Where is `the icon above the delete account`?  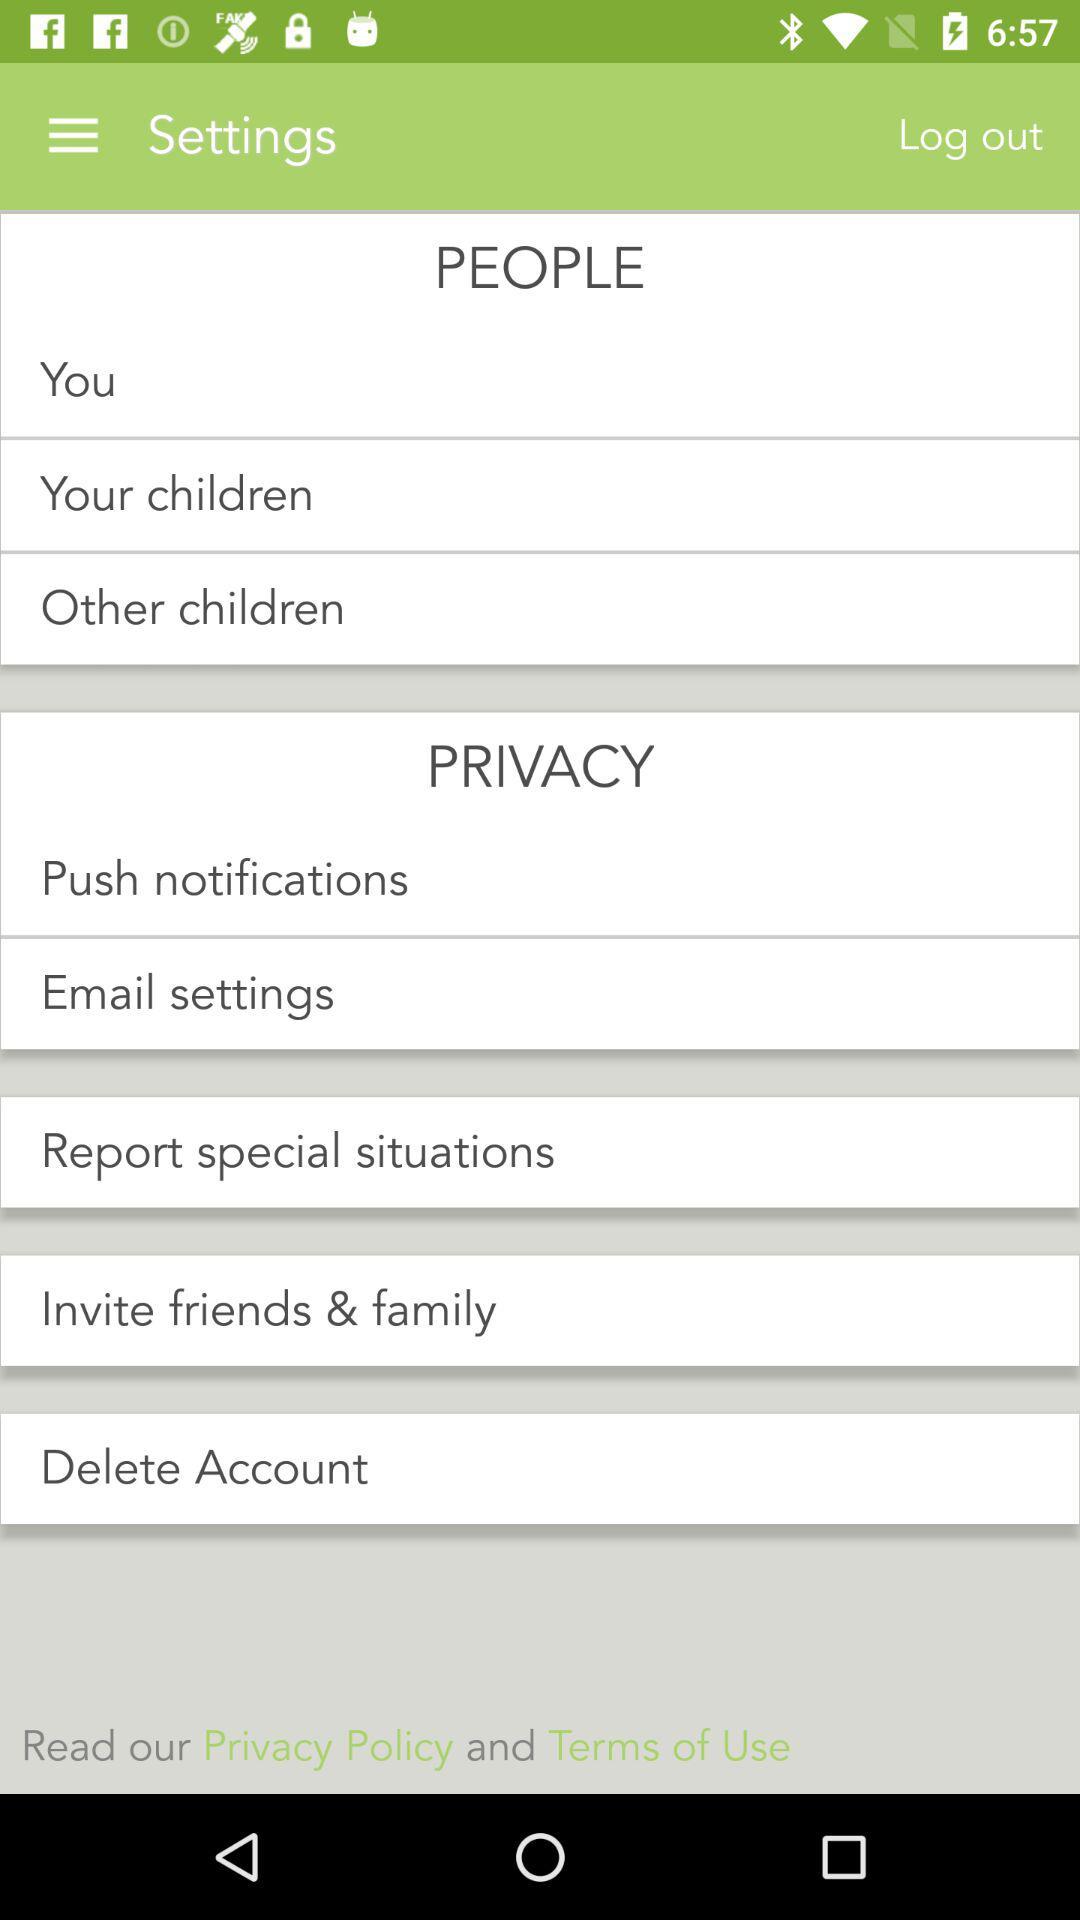 the icon above the delete account is located at coordinates (540, 1310).